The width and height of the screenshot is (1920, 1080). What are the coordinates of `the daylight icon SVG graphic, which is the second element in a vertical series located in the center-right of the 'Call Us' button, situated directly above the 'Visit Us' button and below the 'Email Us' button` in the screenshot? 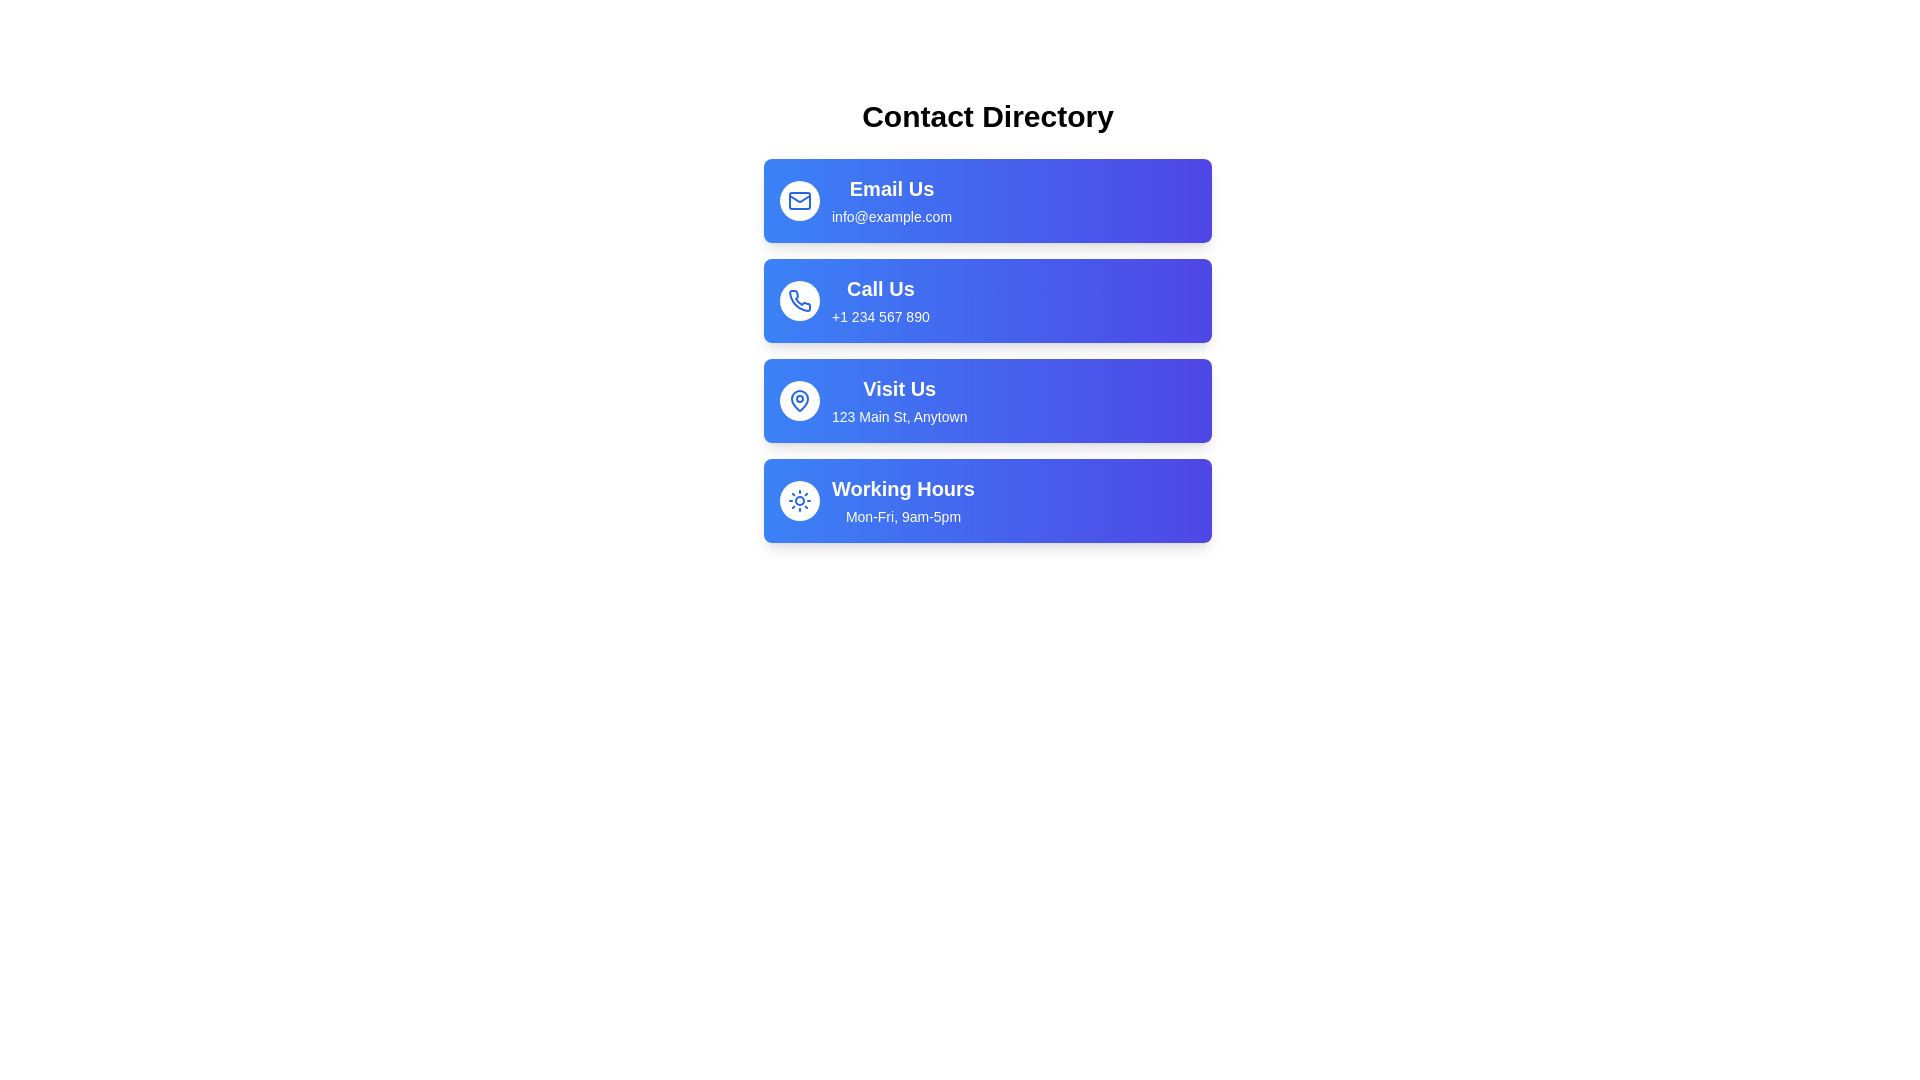 It's located at (800, 500).